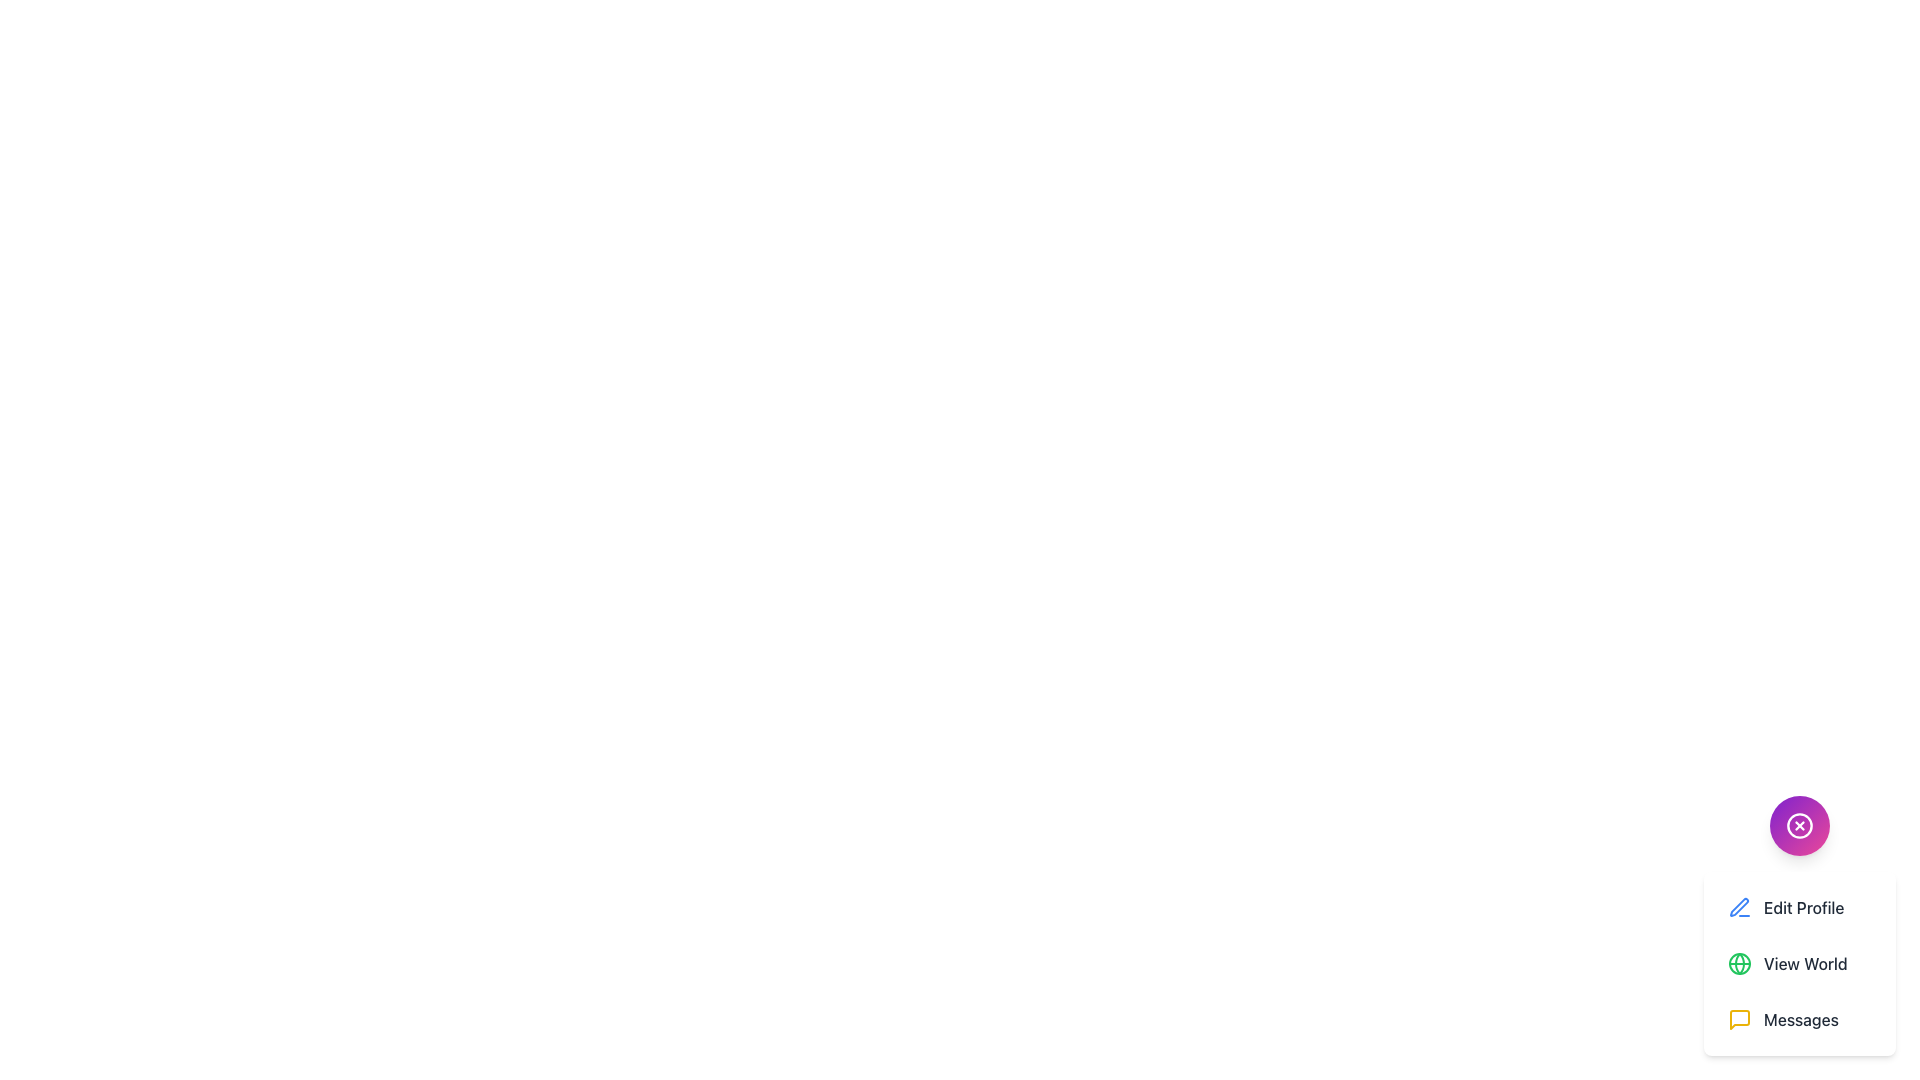  What do you see at coordinates (1738, 1019) in the screenshot?
I see `the speech bubble icon representing the 'Messages' option at the bottom right of the menu` at bounding box center [1738, 1019].